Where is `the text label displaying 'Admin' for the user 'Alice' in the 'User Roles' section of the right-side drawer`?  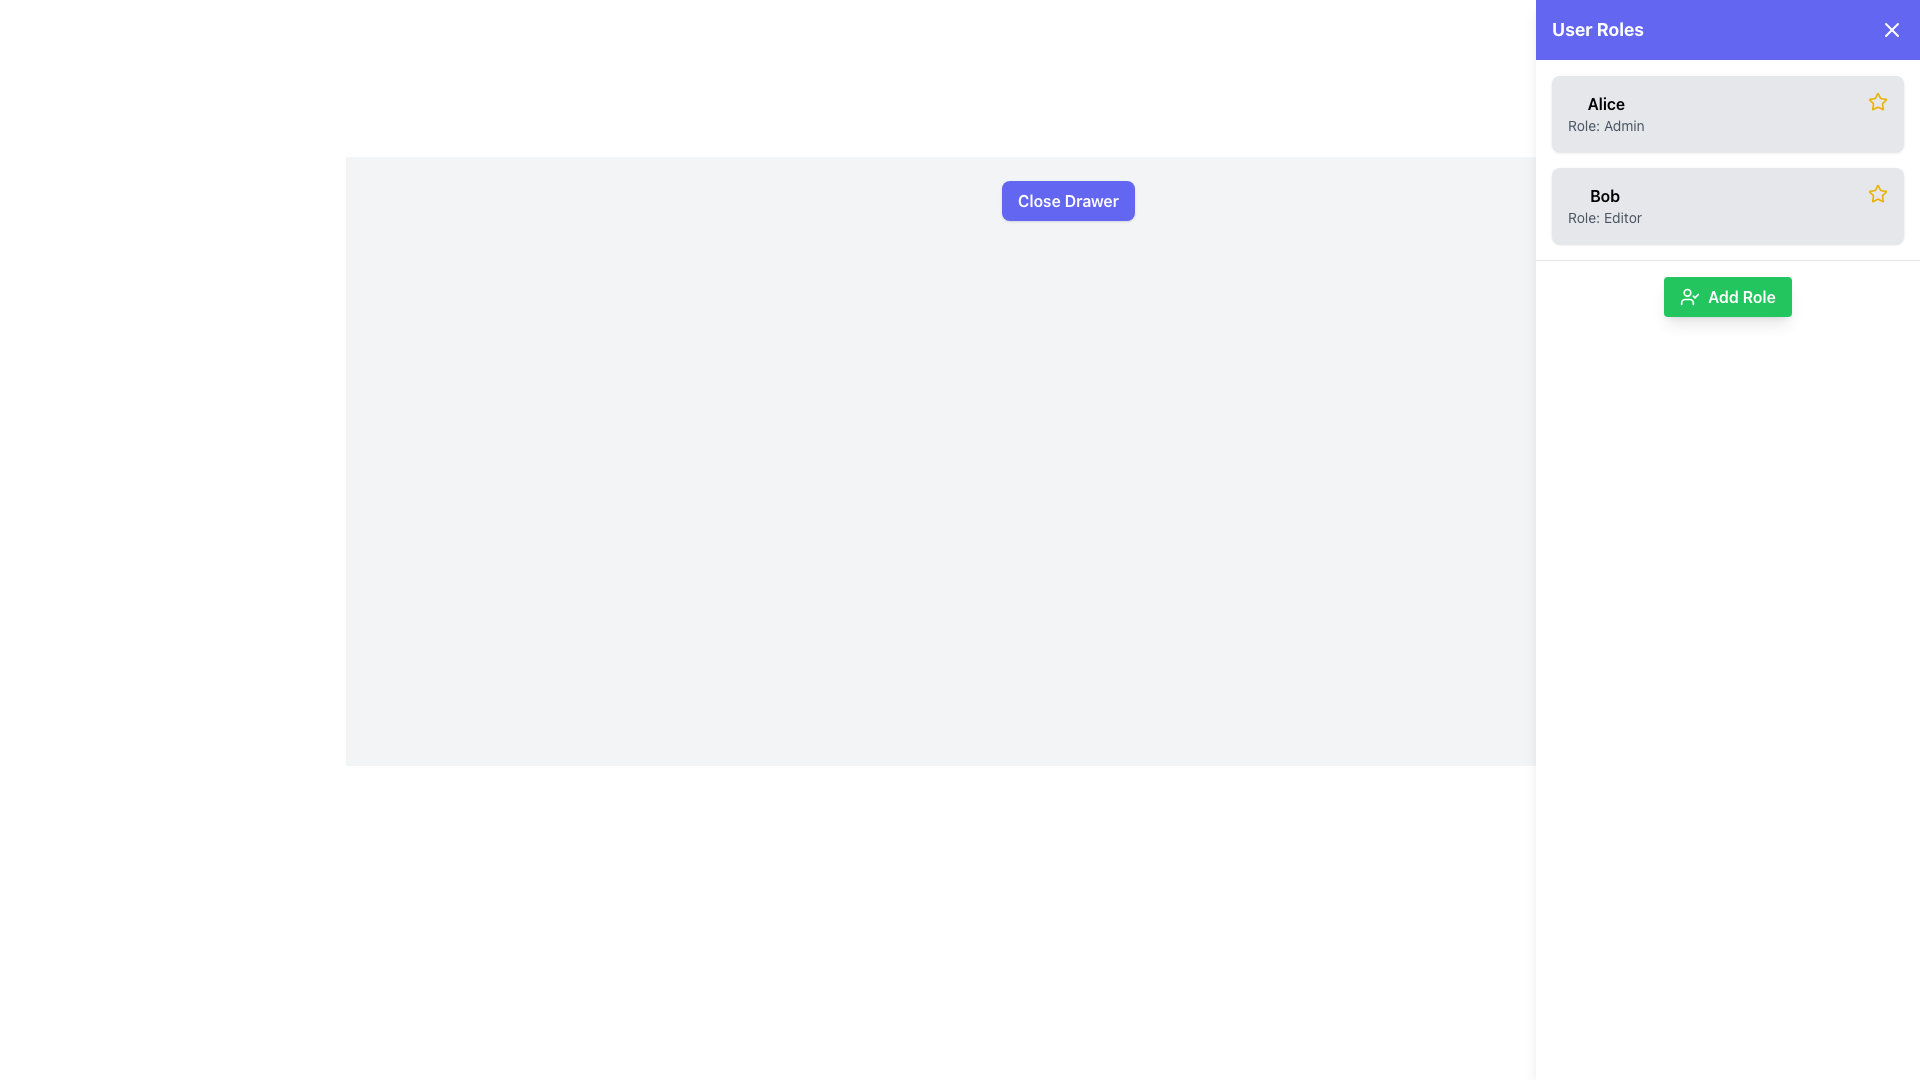
the text label displaying 'Admin' for the user 'Alice' in the 'User Roles' section of the right-side drawer is located at coordinates (1606, 126).